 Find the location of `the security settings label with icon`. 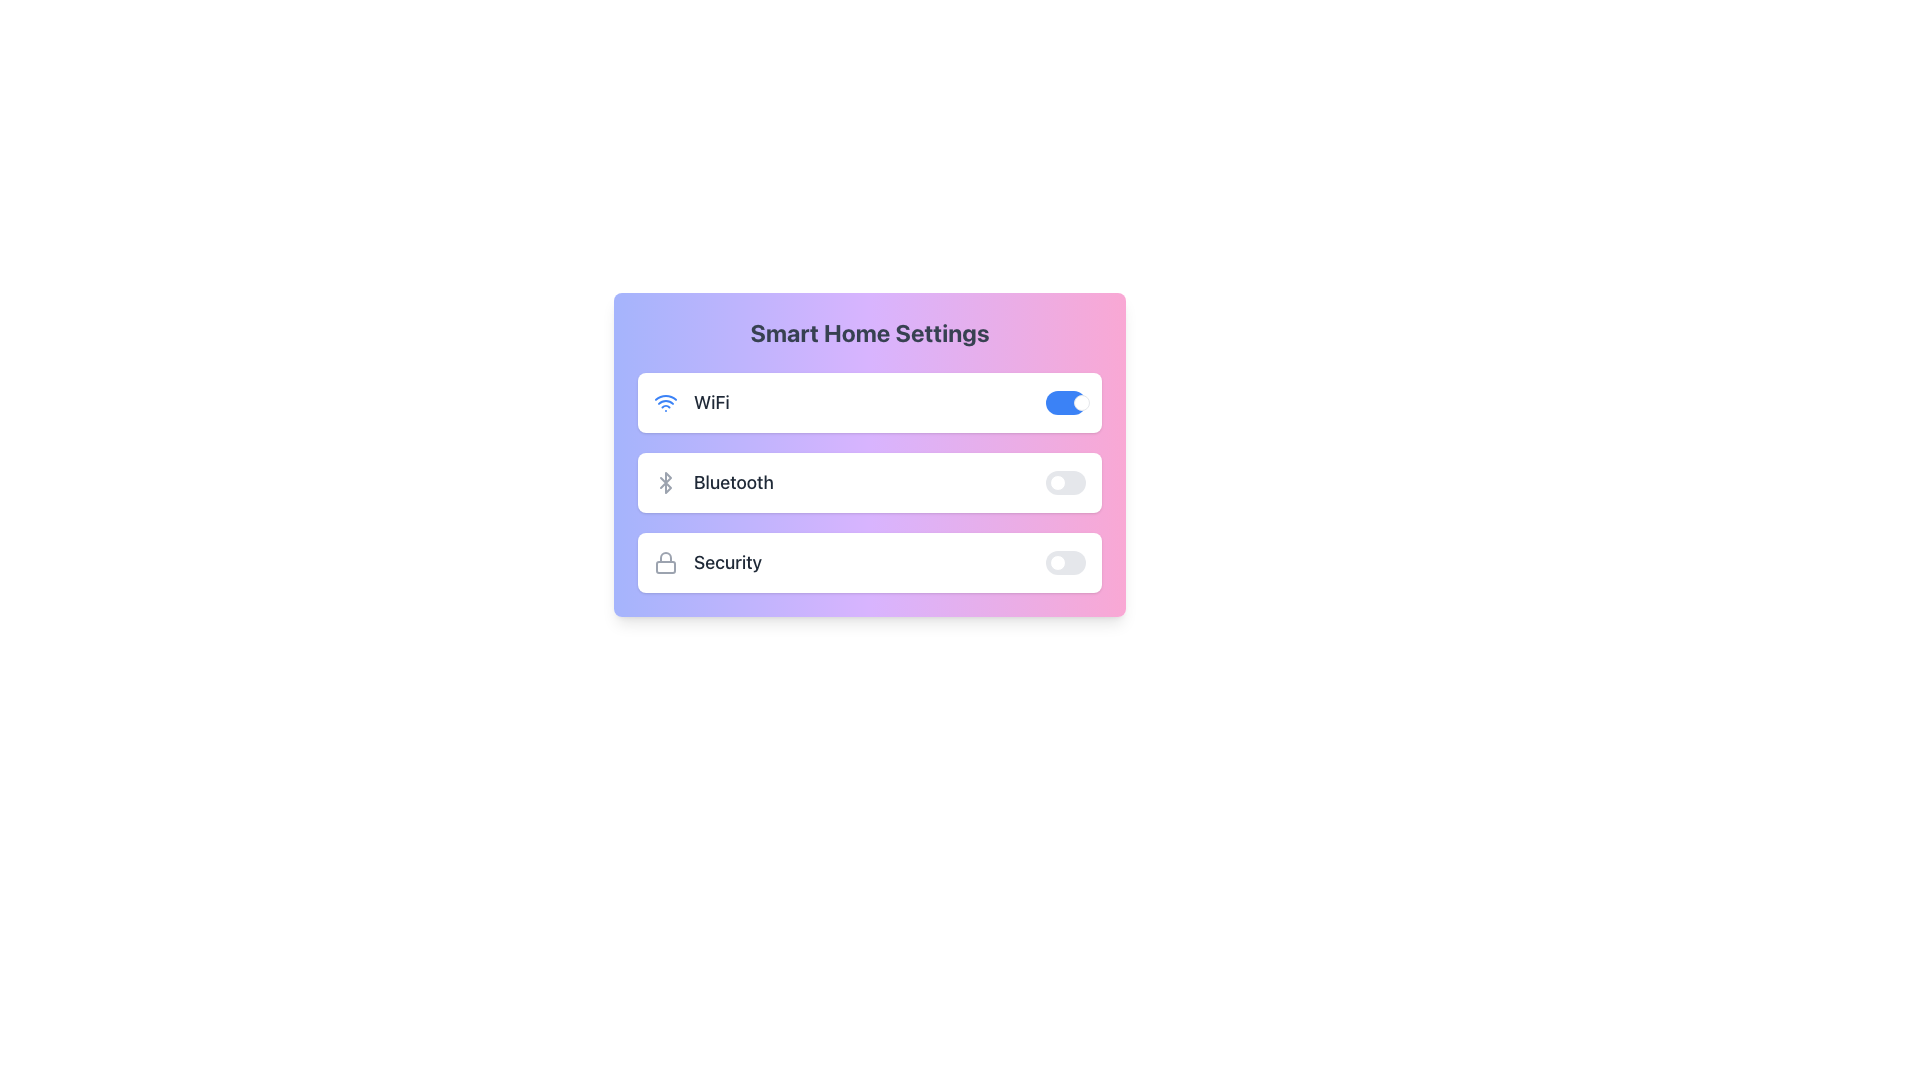

the security settings label with icon is located at coordinates (708, 563).